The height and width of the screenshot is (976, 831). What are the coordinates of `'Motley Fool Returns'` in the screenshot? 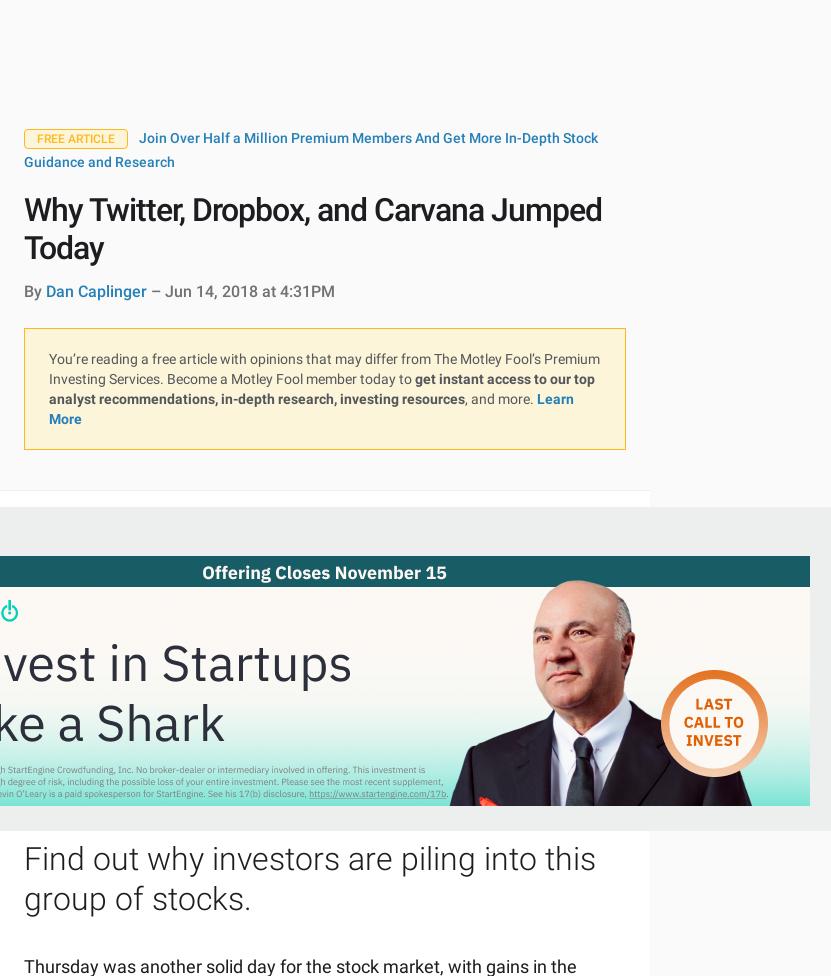 It's located at (24, 227).